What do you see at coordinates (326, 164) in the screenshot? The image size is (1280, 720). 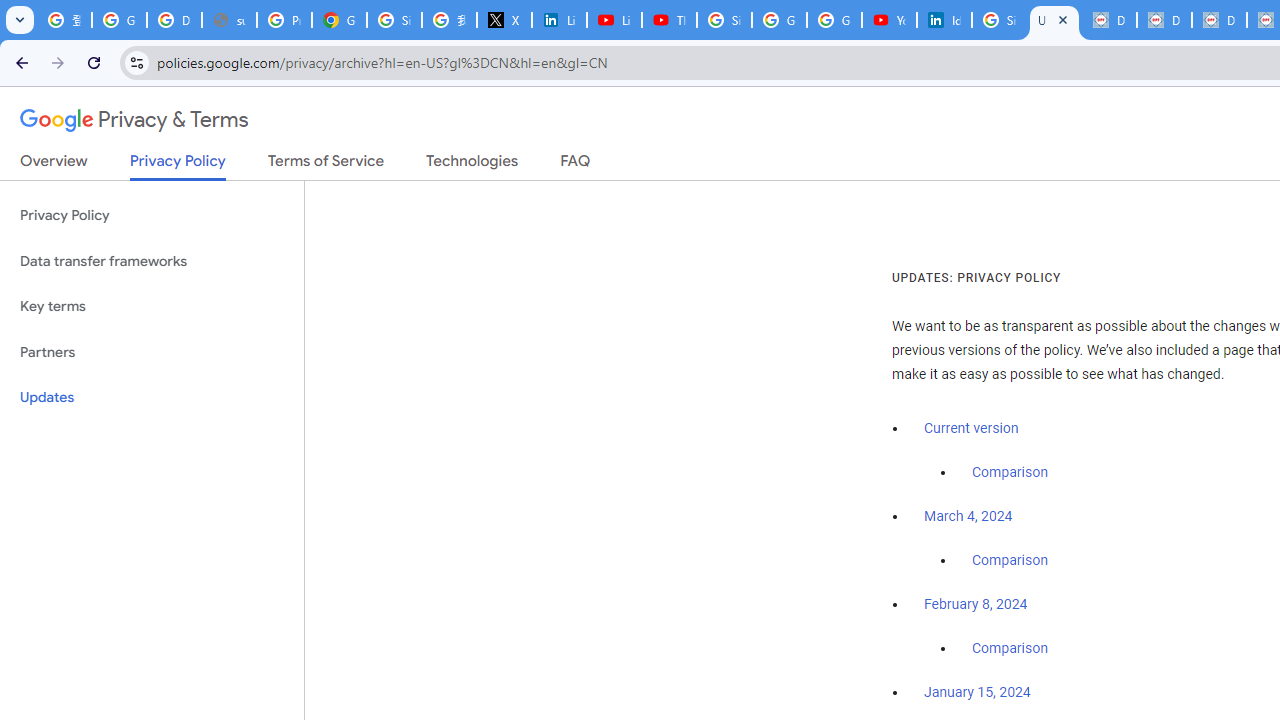 I see `'Terms of Service'` at bounding box center [326, 164].